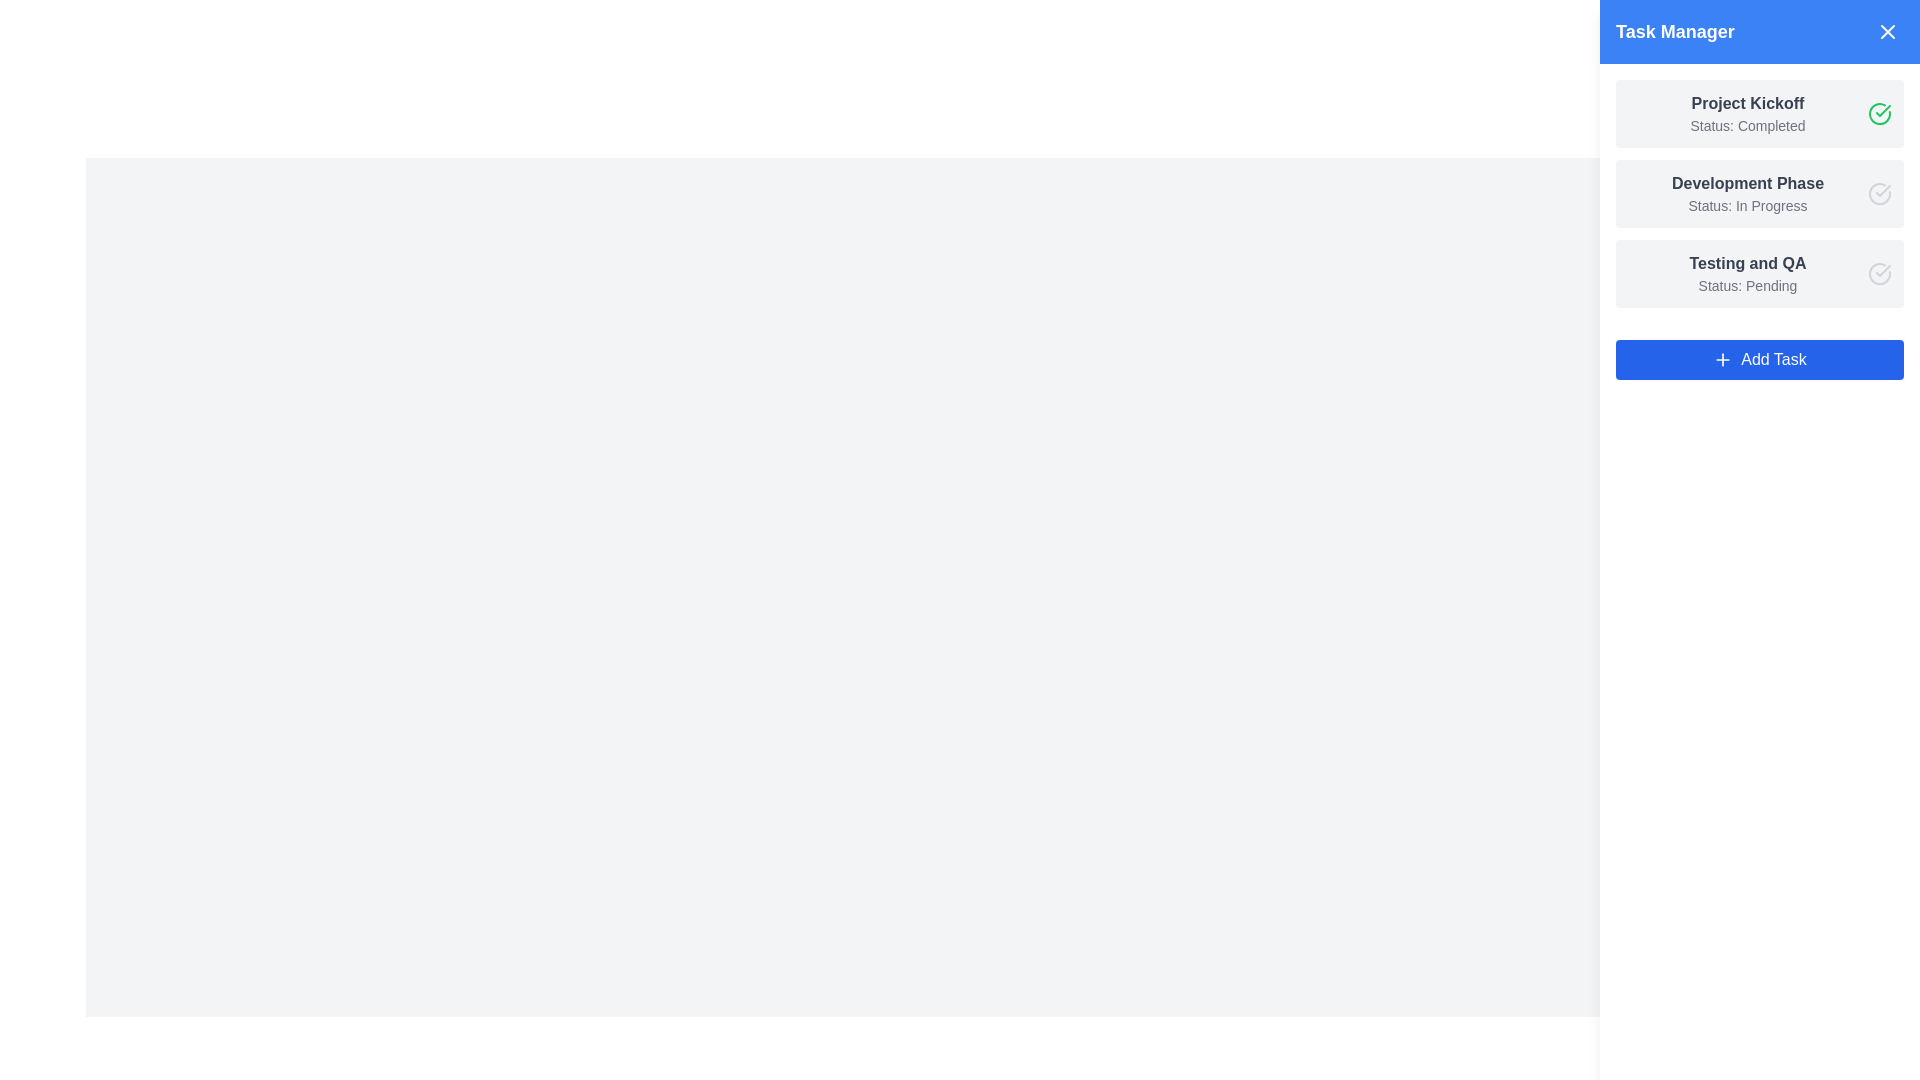  Describe the element at coordinates (1746, 193) in the screenshot. I see `the displayed information of the 'Development Phase' status in the text display located in the right-side task panel, between 'Project Kickoff' and 'Testing and QA'` at that location.